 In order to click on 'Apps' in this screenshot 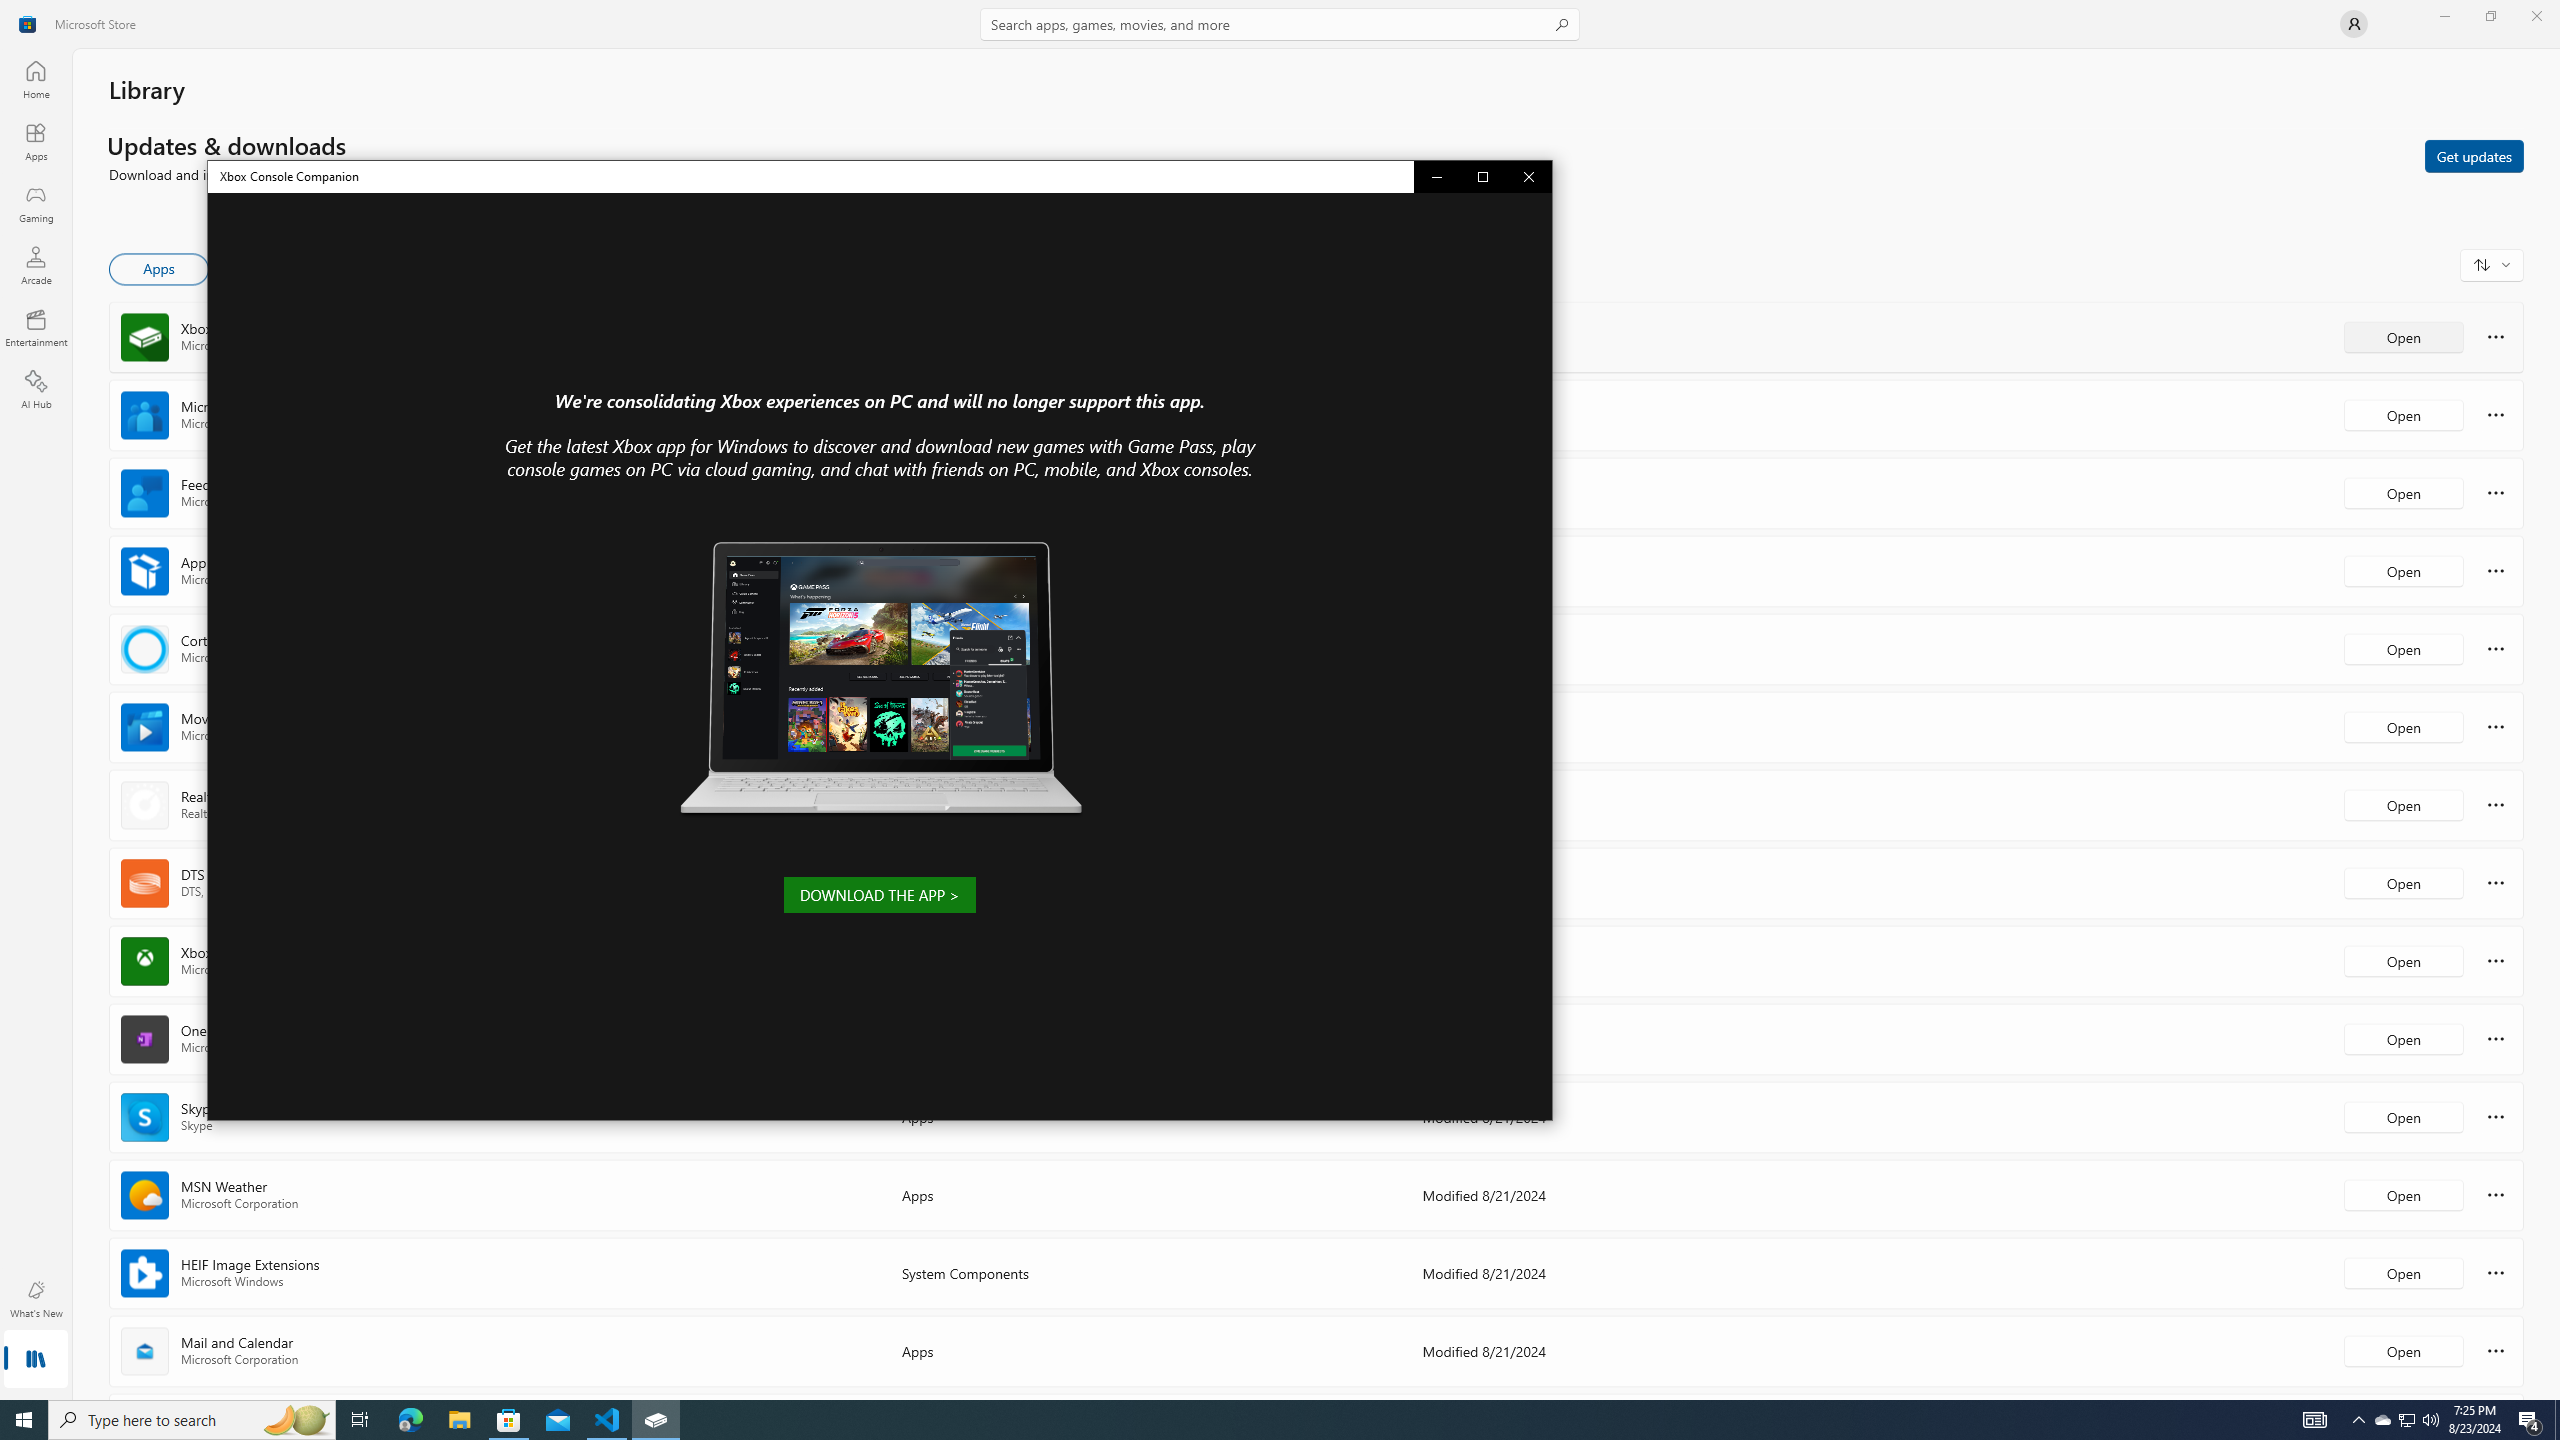, I will do `click(34, 78)`.